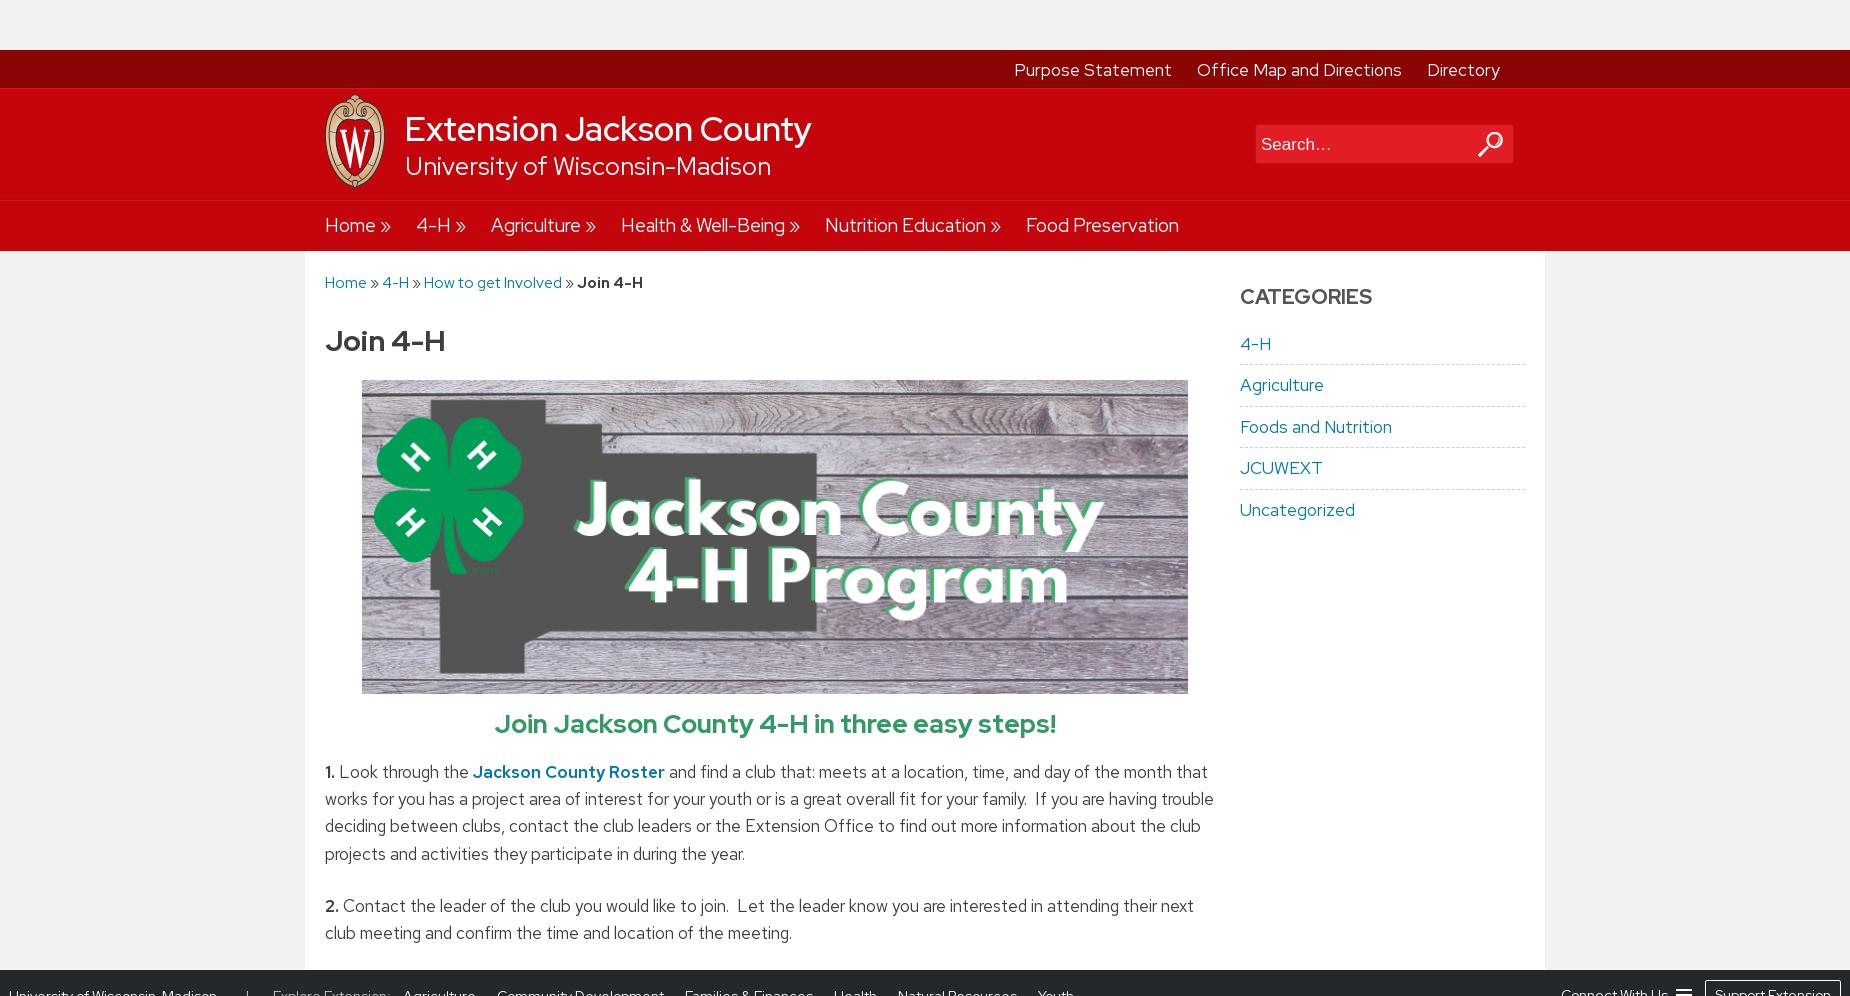 This screenshot has width=1850, height=996. What do you see at coordinates (374, 665) in the screenshot?
I see `'At the bottom of the next screen, click on the button for'` at bounding box center [374, 665].